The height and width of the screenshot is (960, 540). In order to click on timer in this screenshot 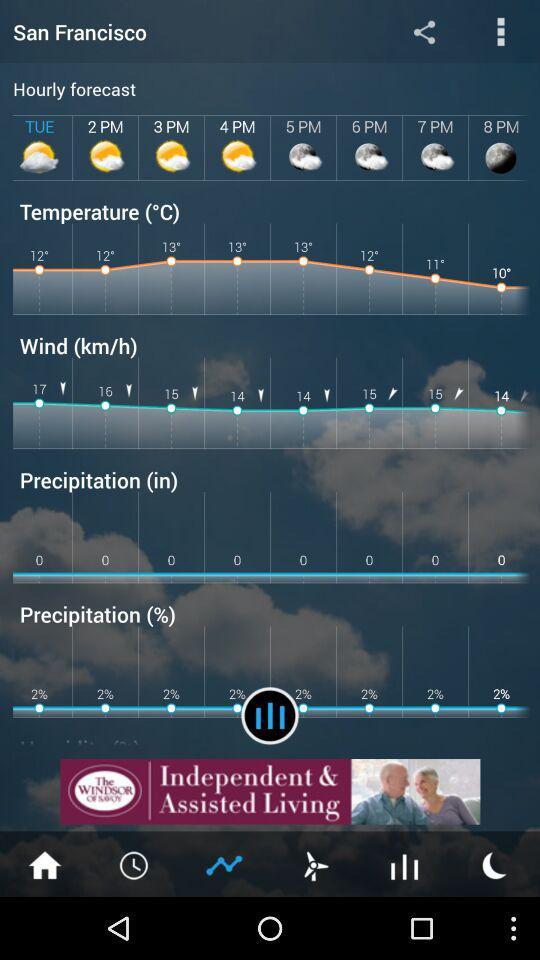, I will do `click(135, 863)`.